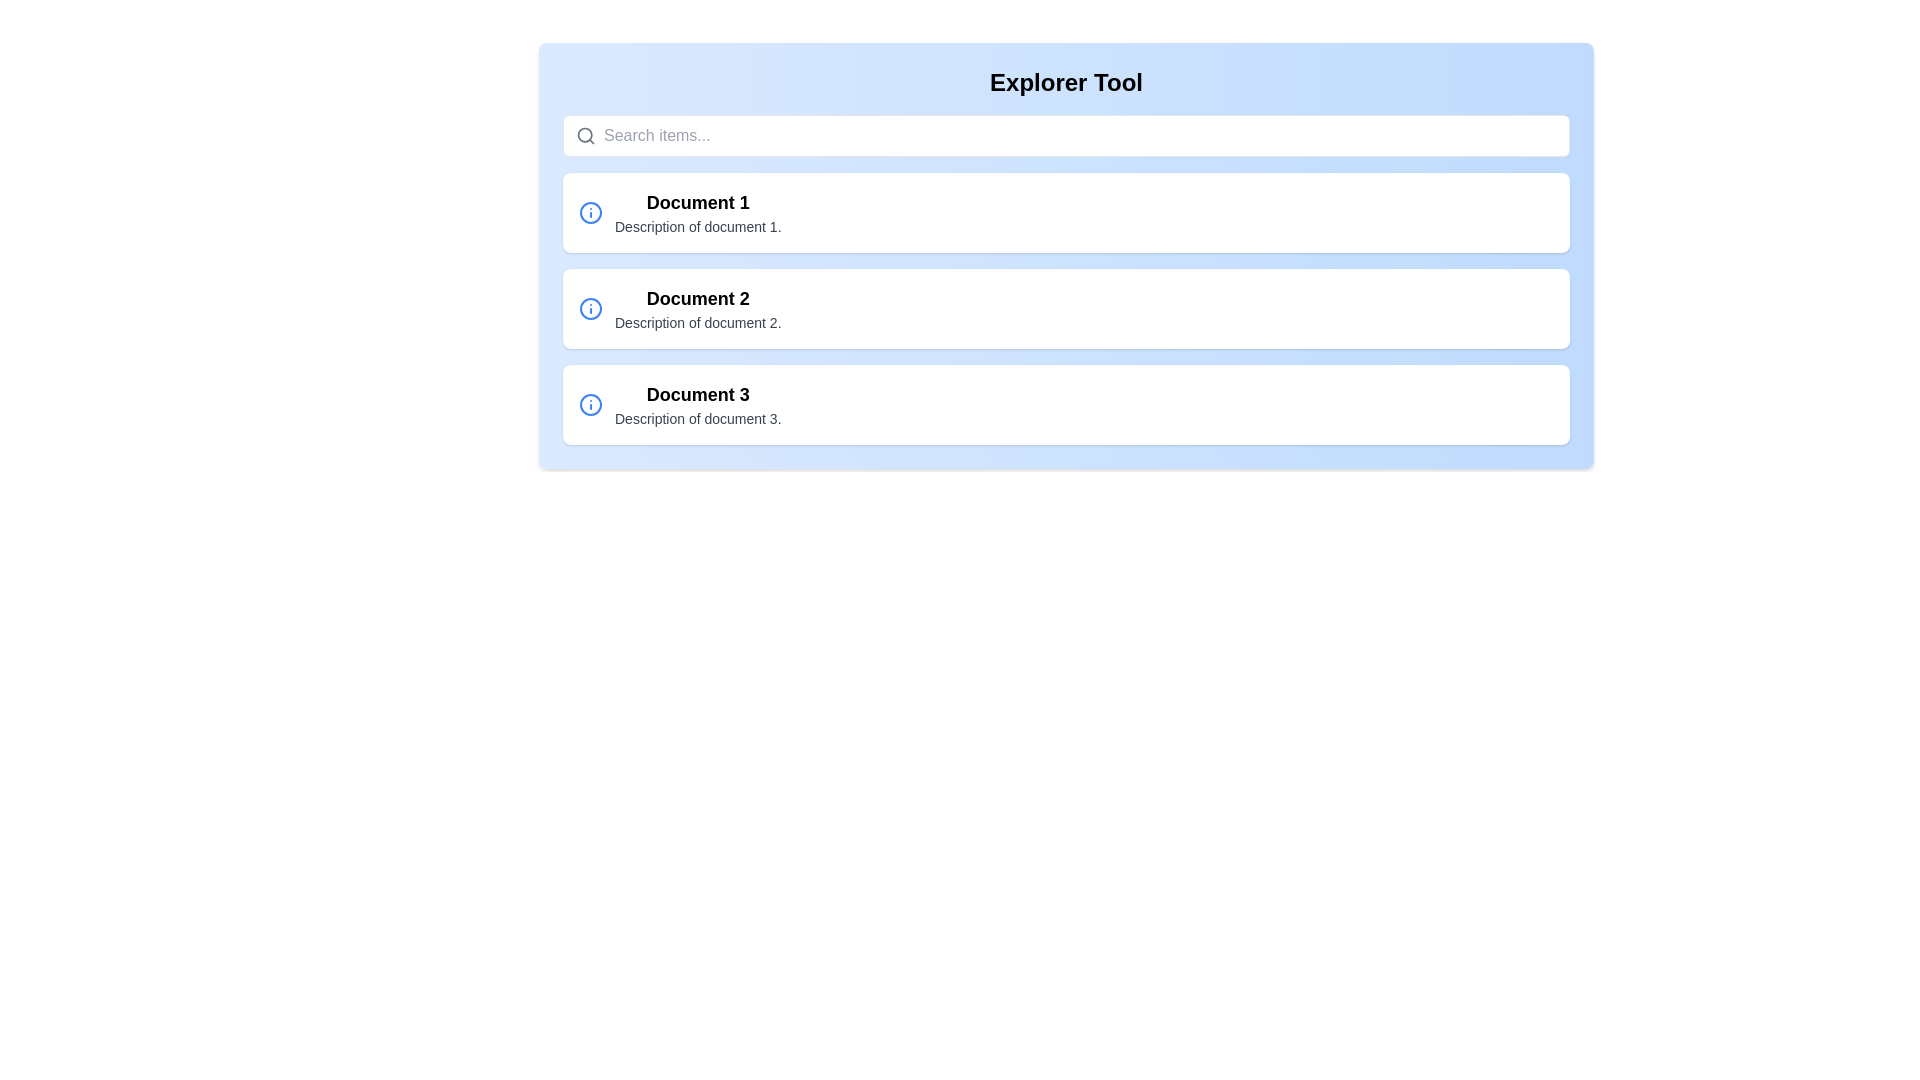 The width and height of the screenshot is (1920, 1080). I want to click on the circular outline icon with a blue-tinted border located to the left of the 'Document 3' text in the third entry of the vertical list, so click(589, 405).